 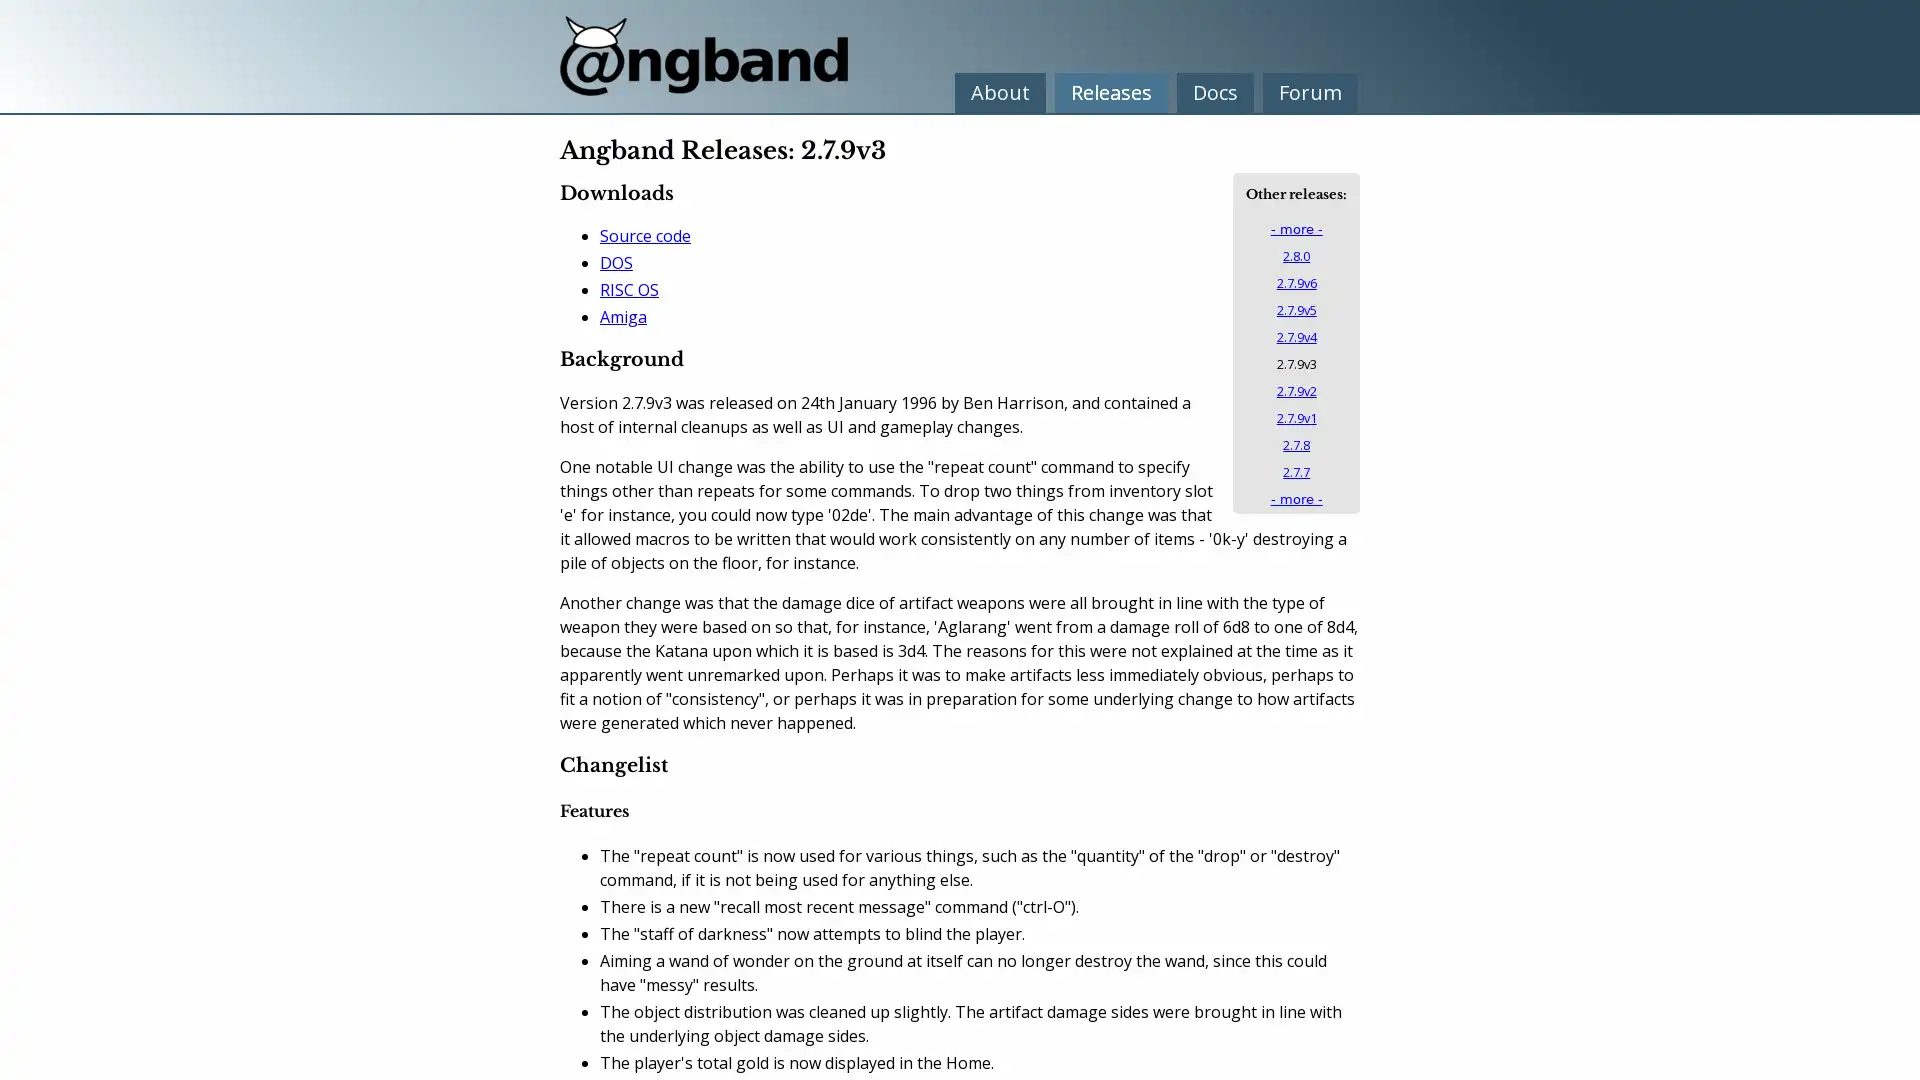 What do you see at coordinates (1296, 228) in the screenshot?
I see `- more -` at bounding box center [1296, 228].